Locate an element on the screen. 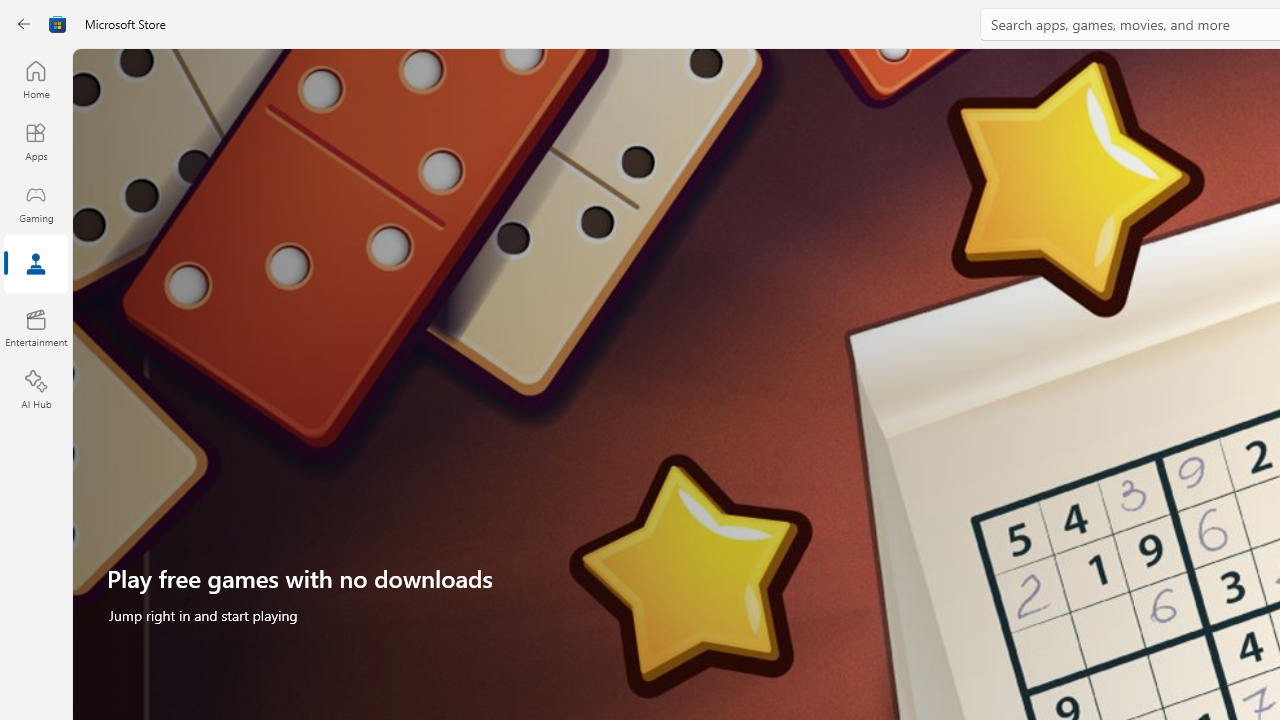  'Back' is located at coordinates (24, 24).